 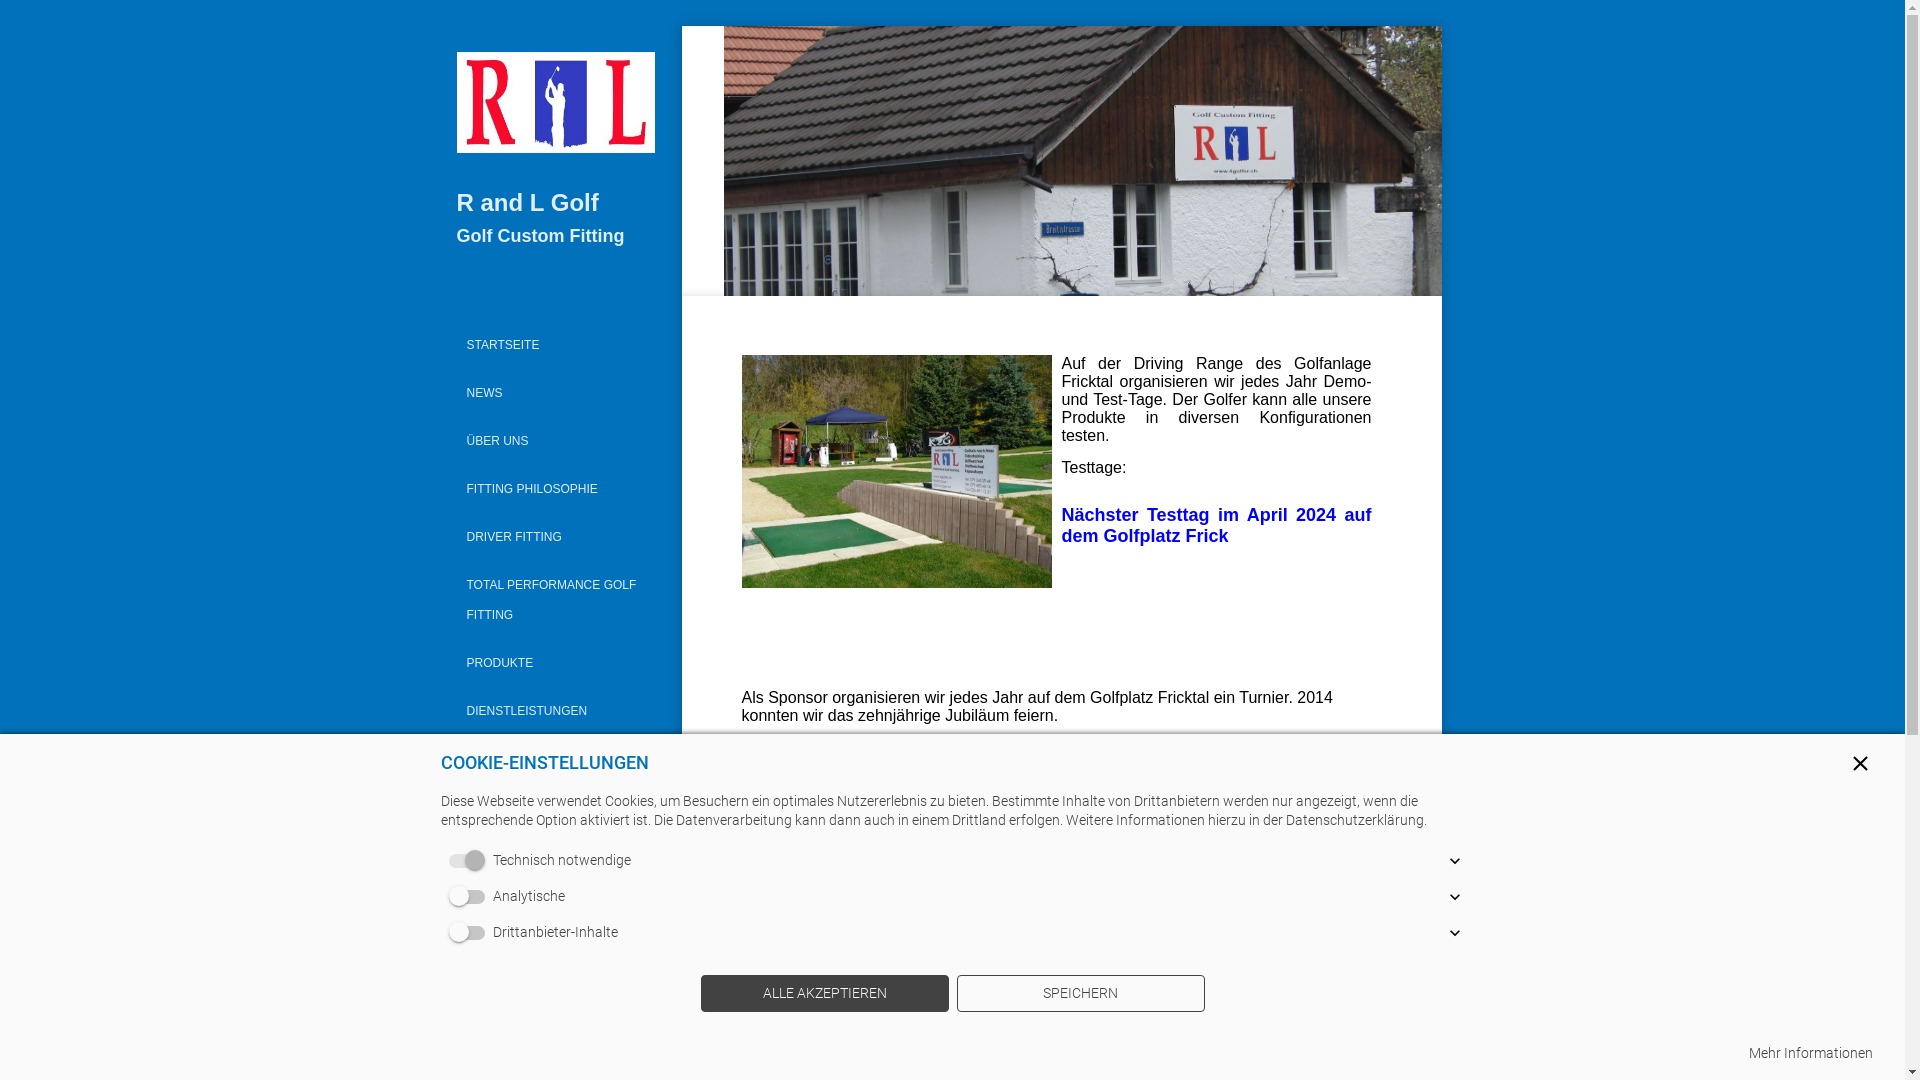 What do you see at coordinates (450, 663) in the screenshot?
I see `'PRODUKTE'` at bounding box center [450, 663].